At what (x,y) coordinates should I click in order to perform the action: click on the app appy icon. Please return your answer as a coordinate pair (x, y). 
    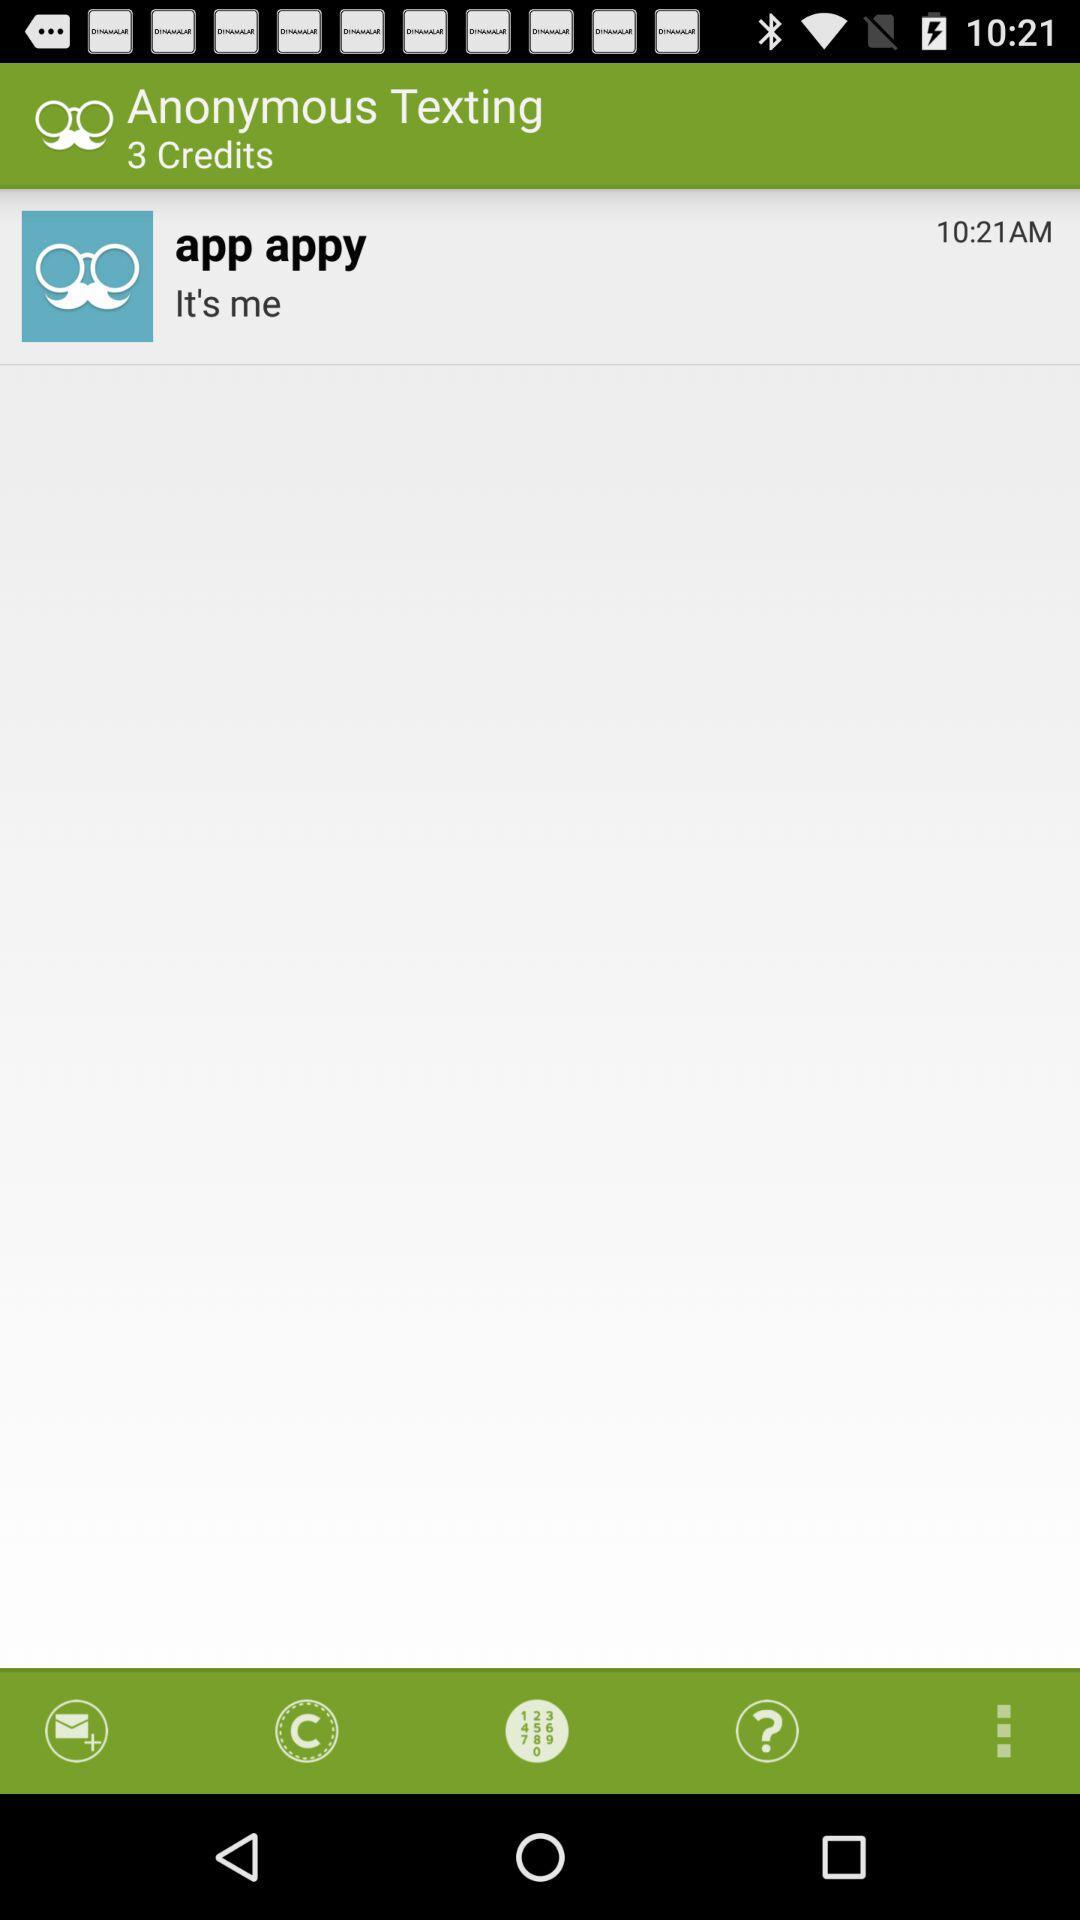
    Looking at the image, I should click on (270, 238).